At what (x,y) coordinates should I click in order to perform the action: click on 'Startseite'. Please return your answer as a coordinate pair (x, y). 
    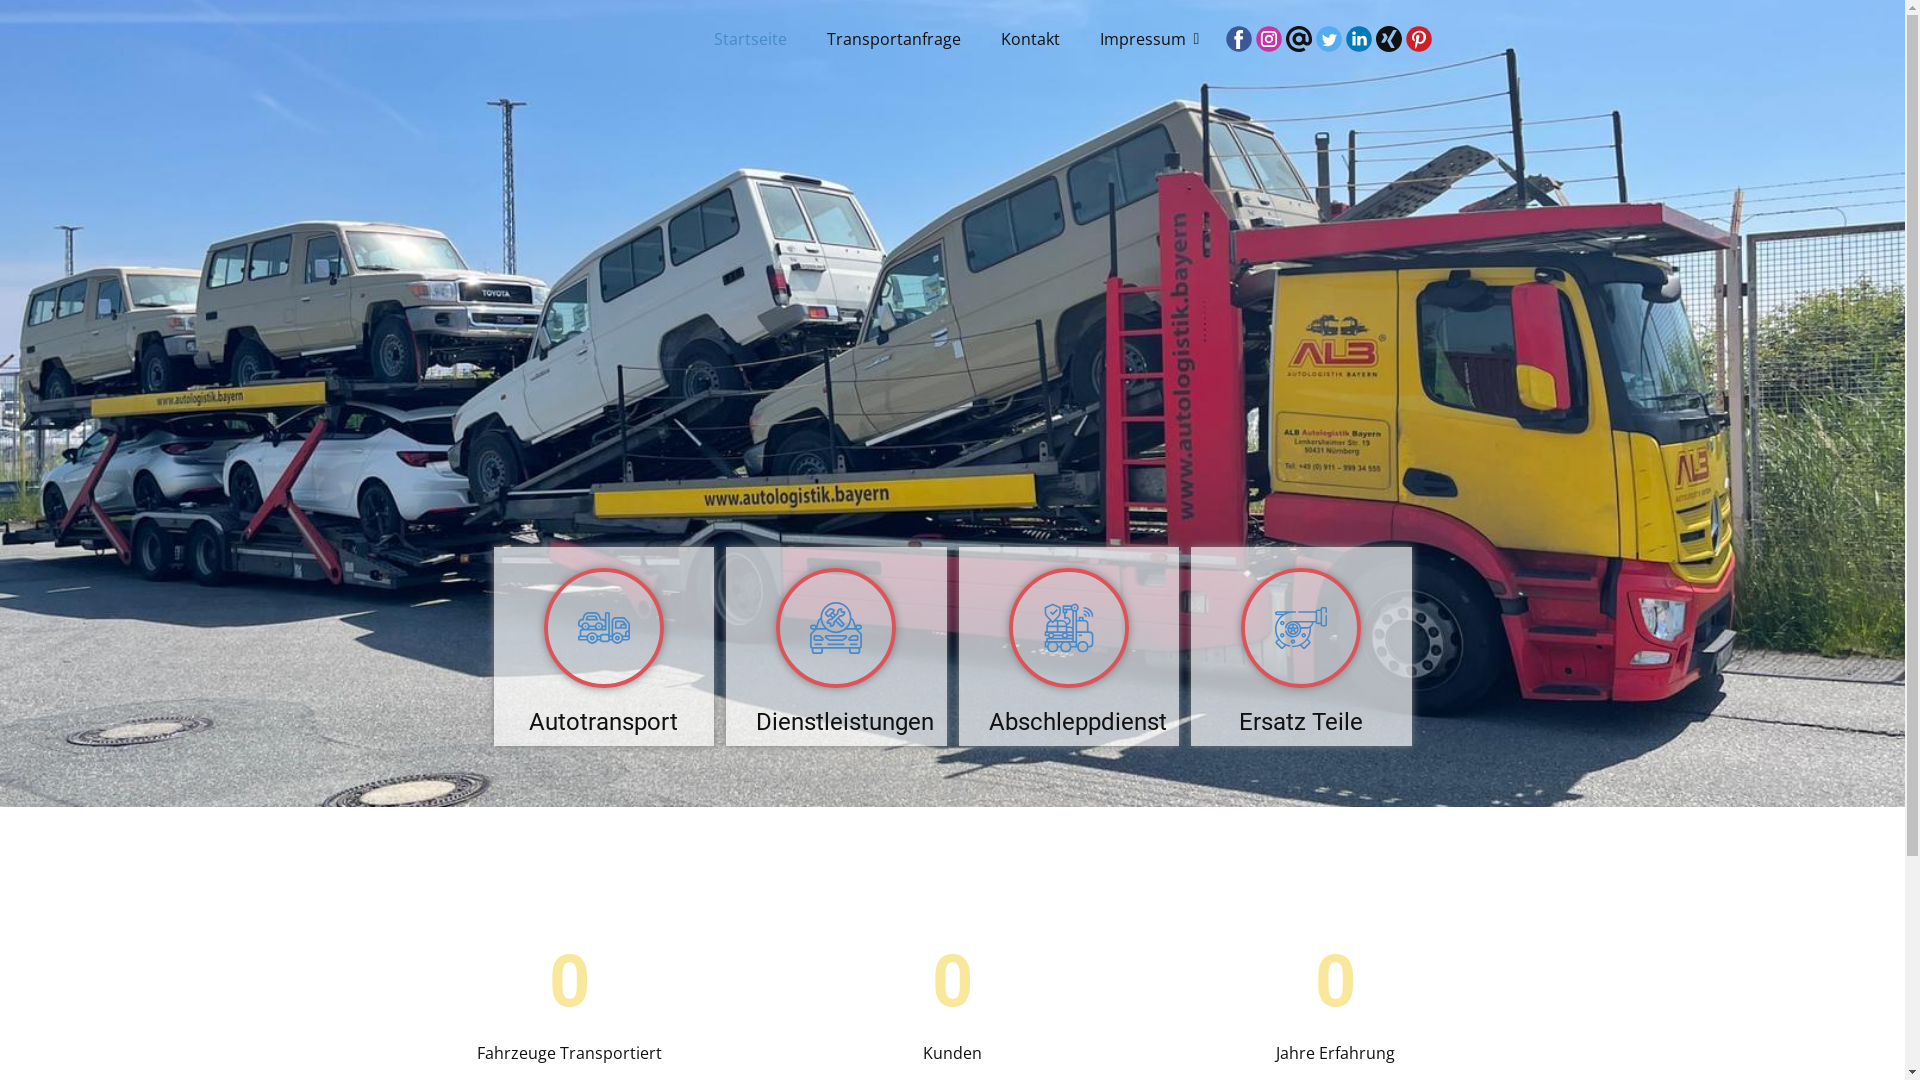
    Looking at the image, I should click on (749, 38).